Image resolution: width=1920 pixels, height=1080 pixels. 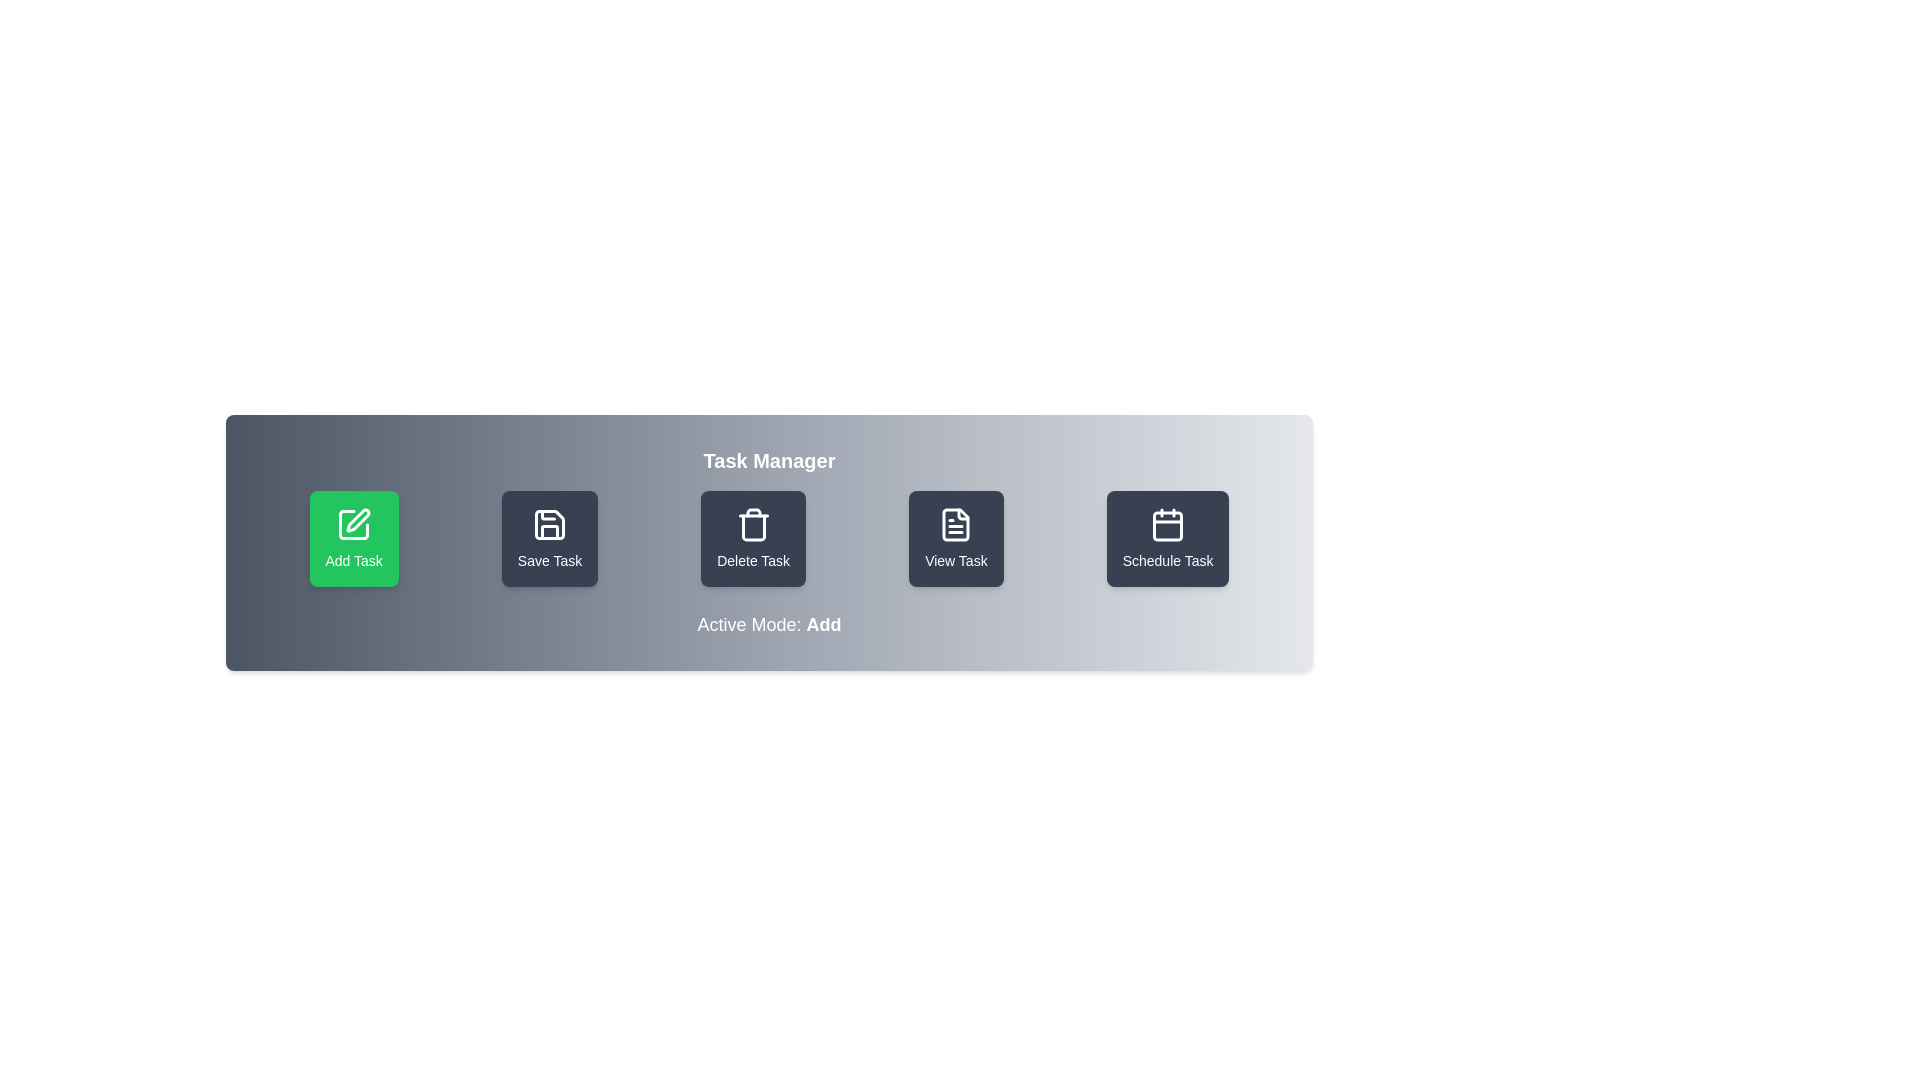 I want to click on the button labeled 'Save Task' to observe its hover effect, so click(x=550, y=538).